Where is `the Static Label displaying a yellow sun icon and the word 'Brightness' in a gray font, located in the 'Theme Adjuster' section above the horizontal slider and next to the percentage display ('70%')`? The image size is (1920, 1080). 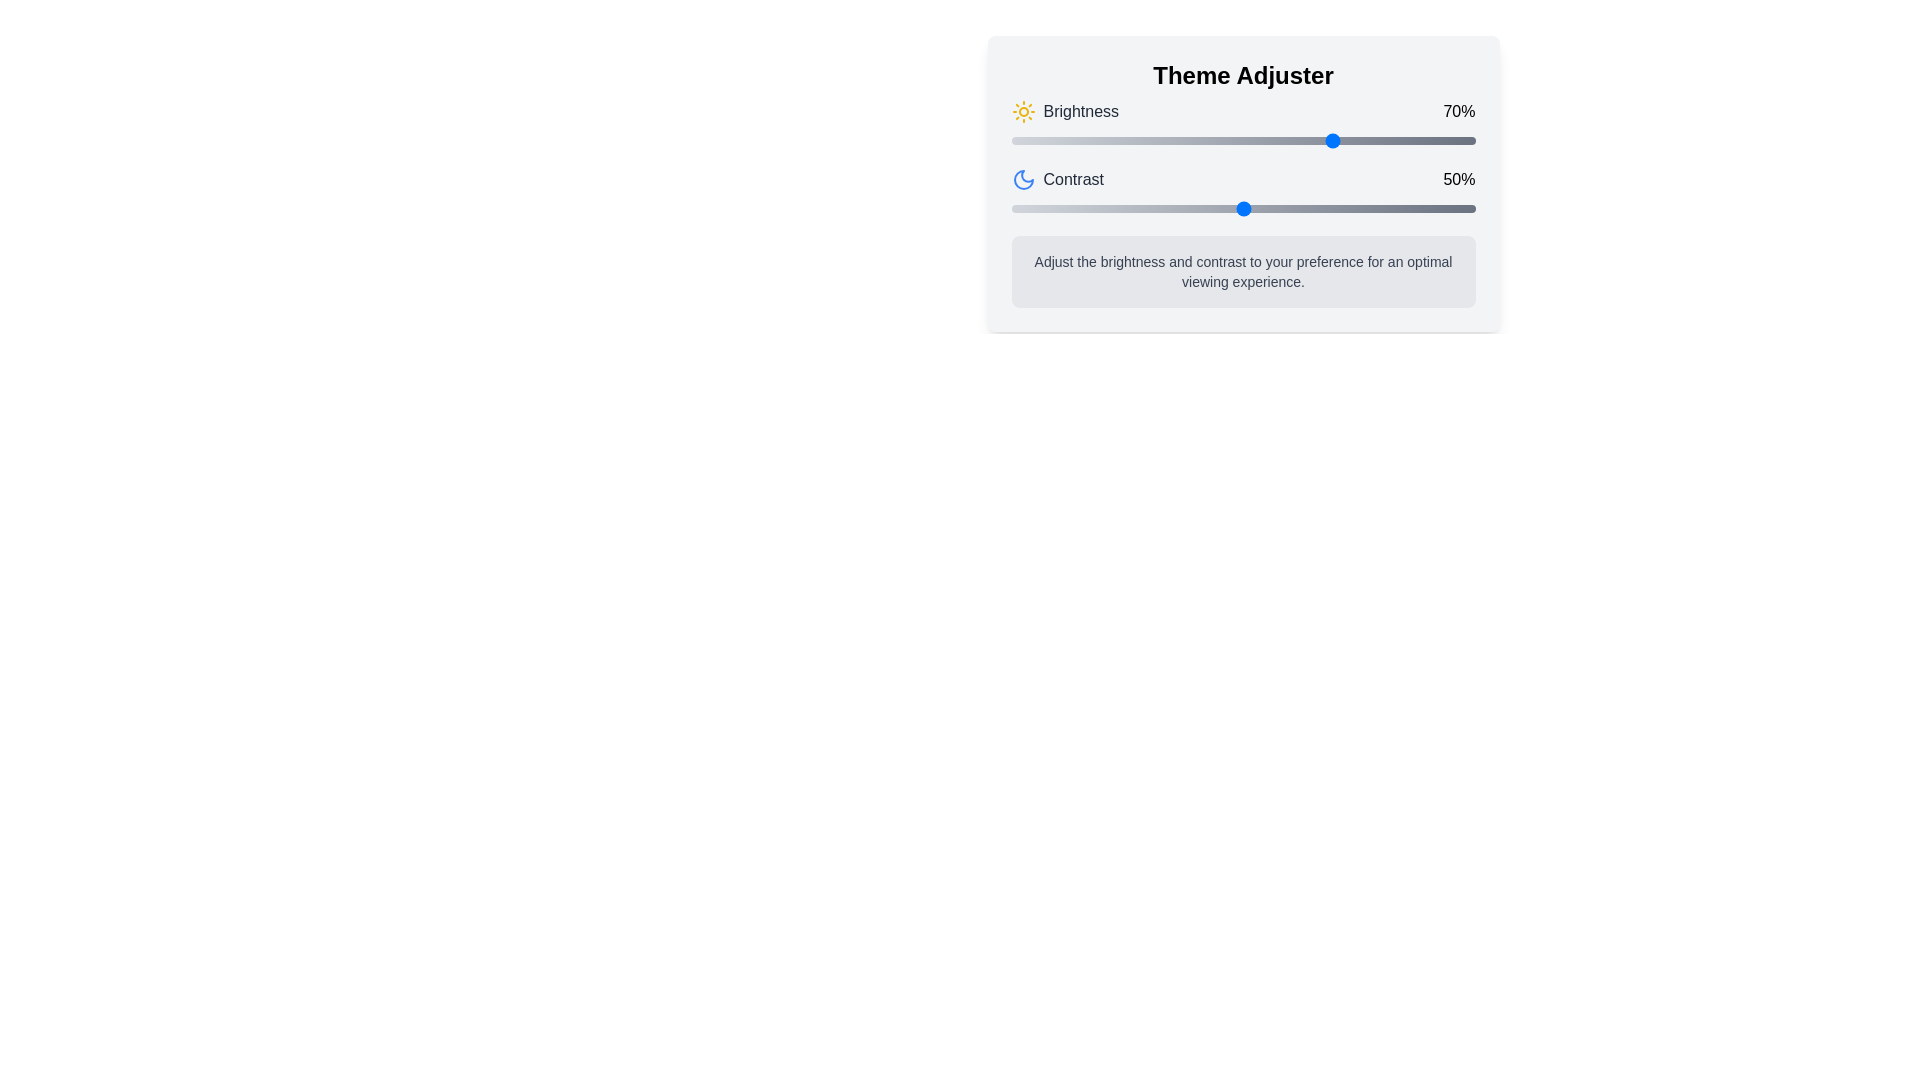 the Static Label displaying a yellow sun icon and the word 'Brightness' in a gray font, located in the 'Theme Adjuster' section above the horizontal slider and next to the percentage display ('70%') is located at coordinates (1064, 111).